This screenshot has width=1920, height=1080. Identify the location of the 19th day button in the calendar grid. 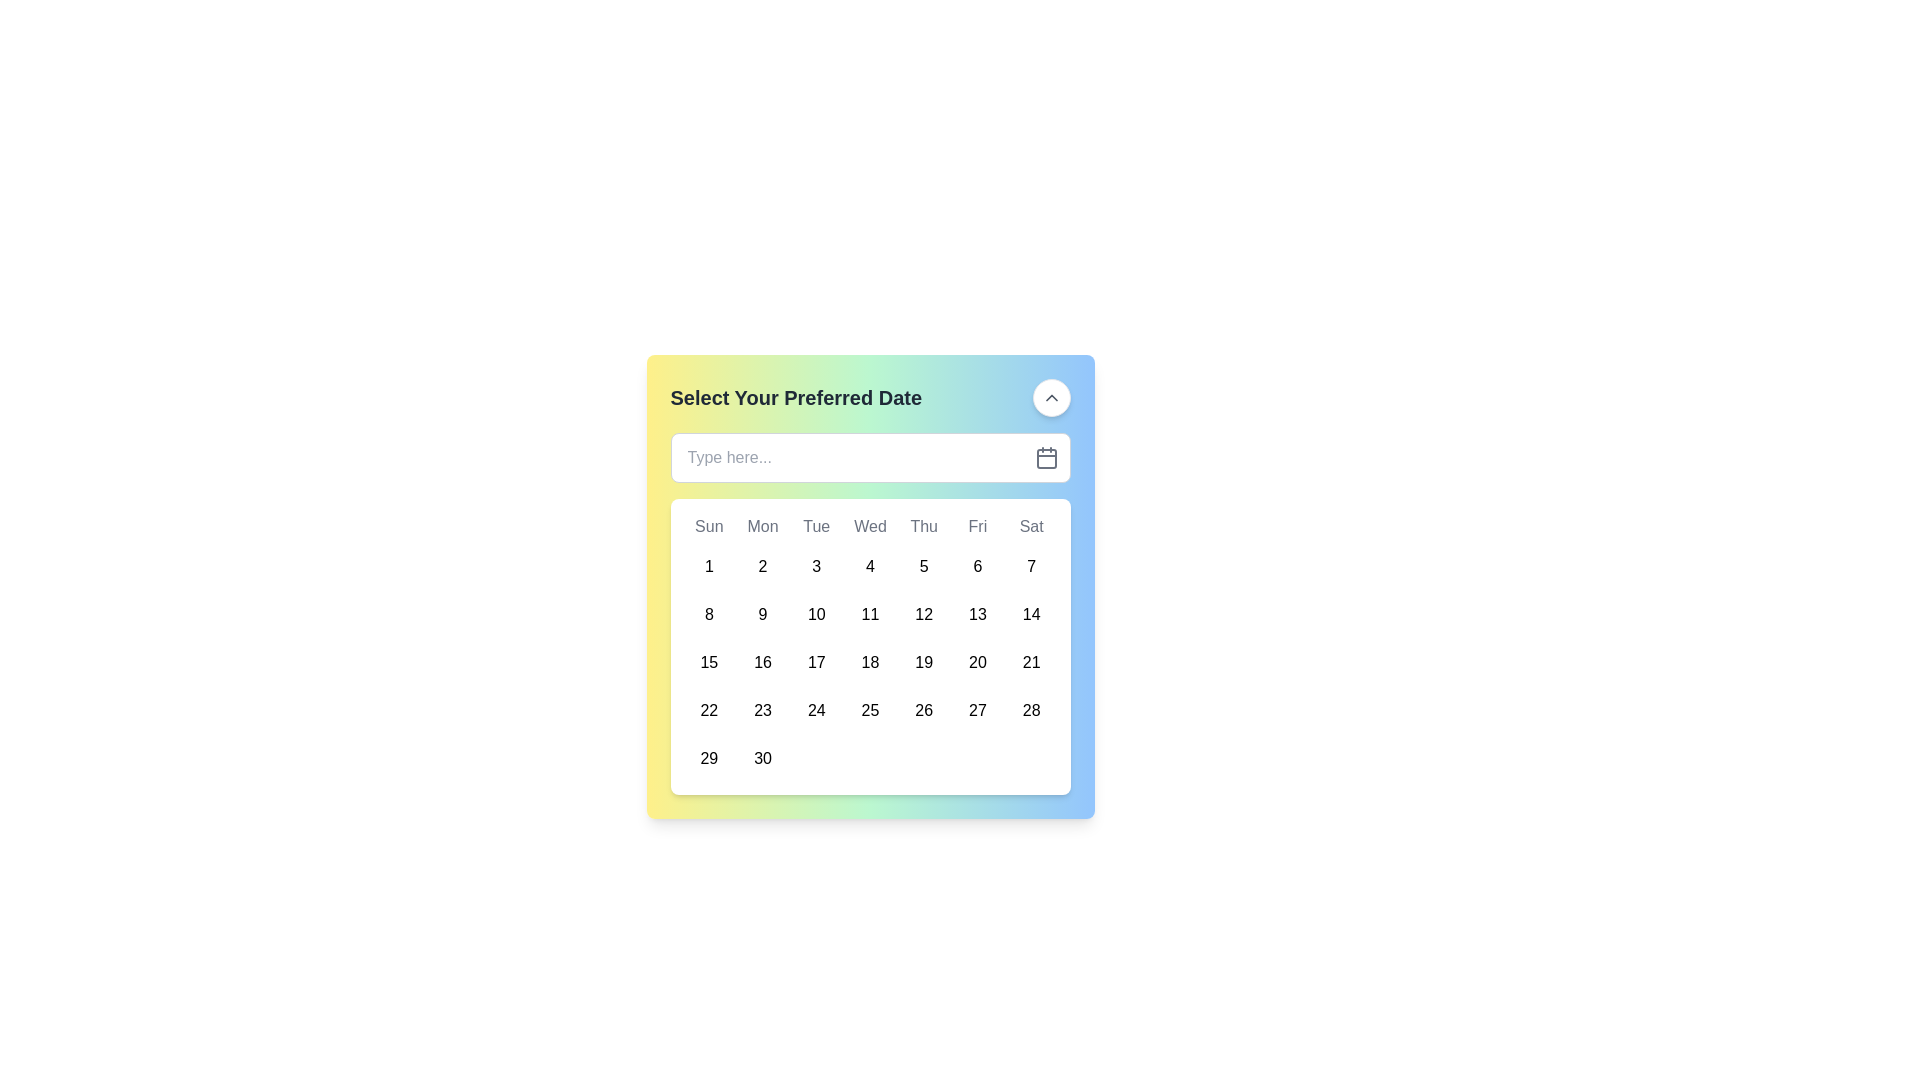
(923, 663).